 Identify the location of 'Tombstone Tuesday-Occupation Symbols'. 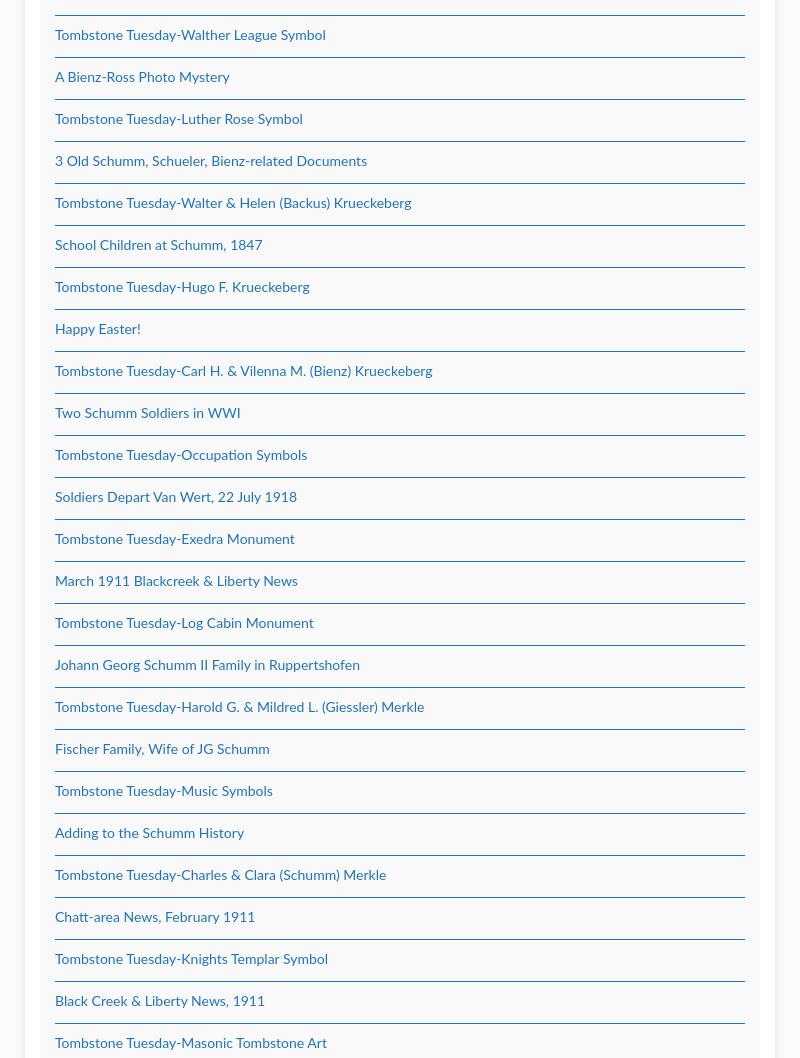
(180, 454).